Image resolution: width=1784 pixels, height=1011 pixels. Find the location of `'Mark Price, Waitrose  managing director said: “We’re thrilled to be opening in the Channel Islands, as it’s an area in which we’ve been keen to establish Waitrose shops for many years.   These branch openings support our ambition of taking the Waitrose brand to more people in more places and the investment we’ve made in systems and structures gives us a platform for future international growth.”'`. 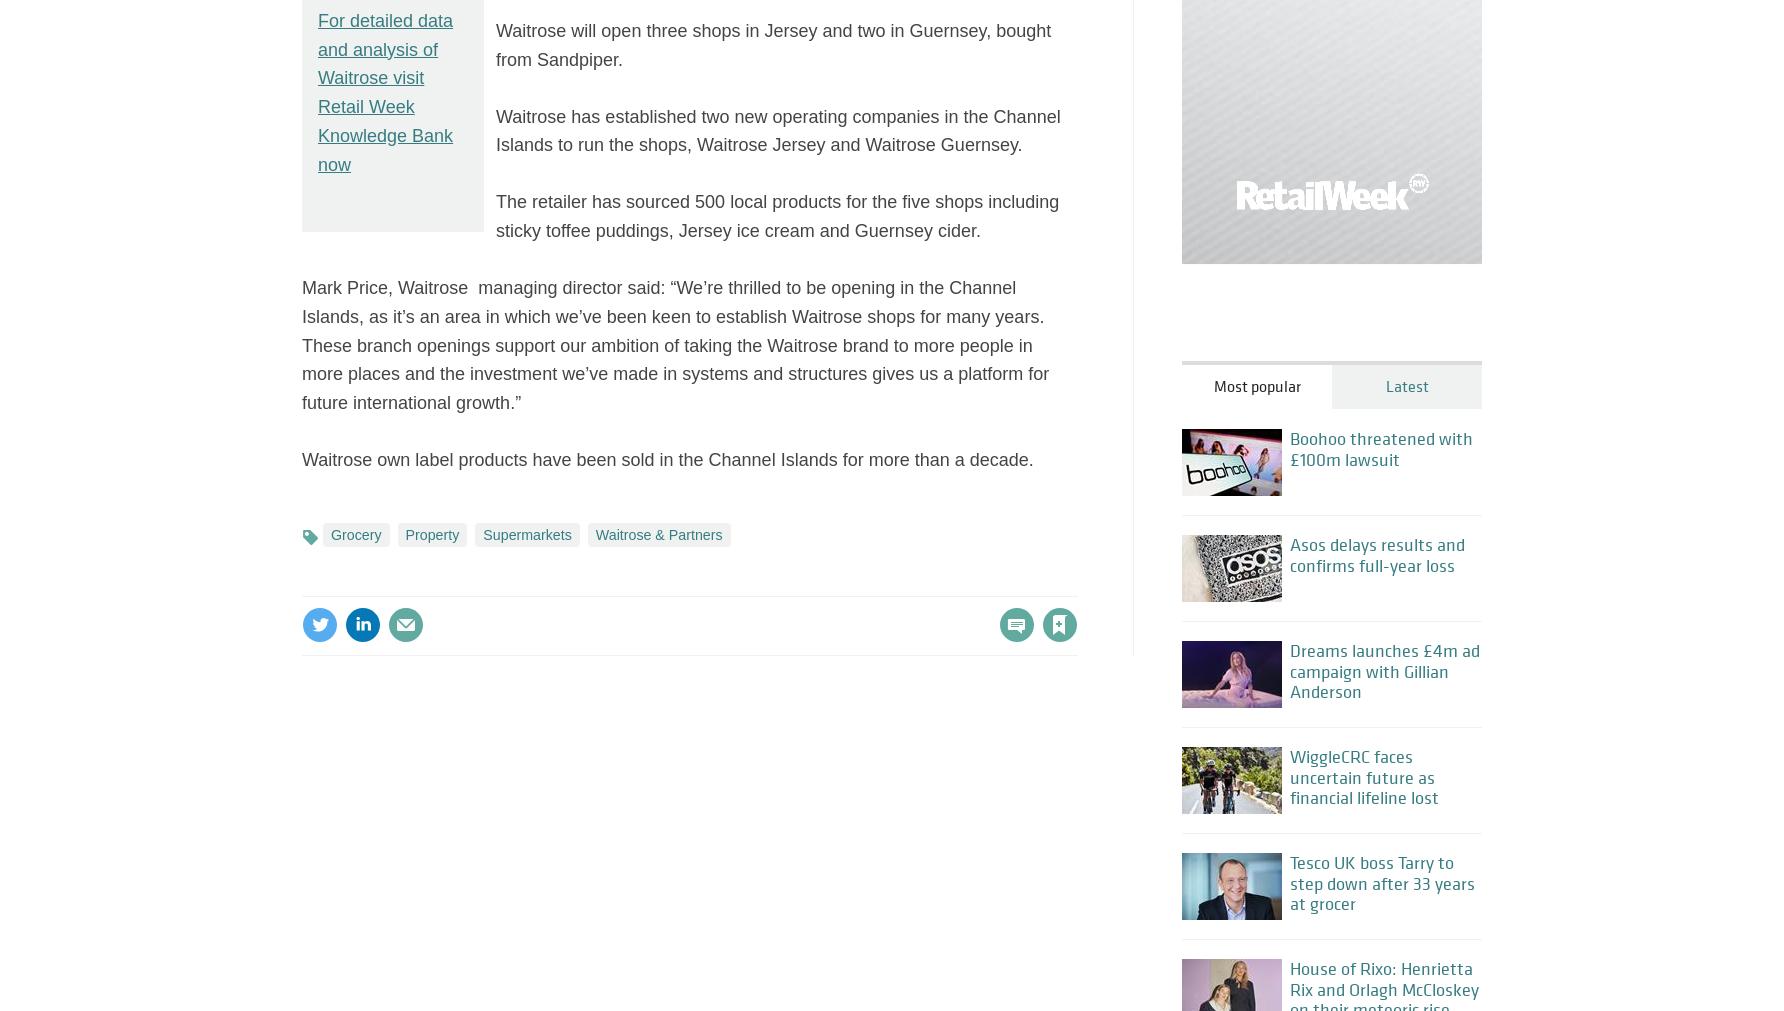

'Mark Price, Waitrose  managing director said: “We’re thrilled to be opening in the Channel Islands, as it’s an area in which we’ve been keen to establish Waitrose shops for many years.   These branch openings support our ambition of taking the Waitrose brand to more people in more places and the investment we’ve made in systems and structures gives us a platform for future international growth.”' is located at coordinates (677, 343).